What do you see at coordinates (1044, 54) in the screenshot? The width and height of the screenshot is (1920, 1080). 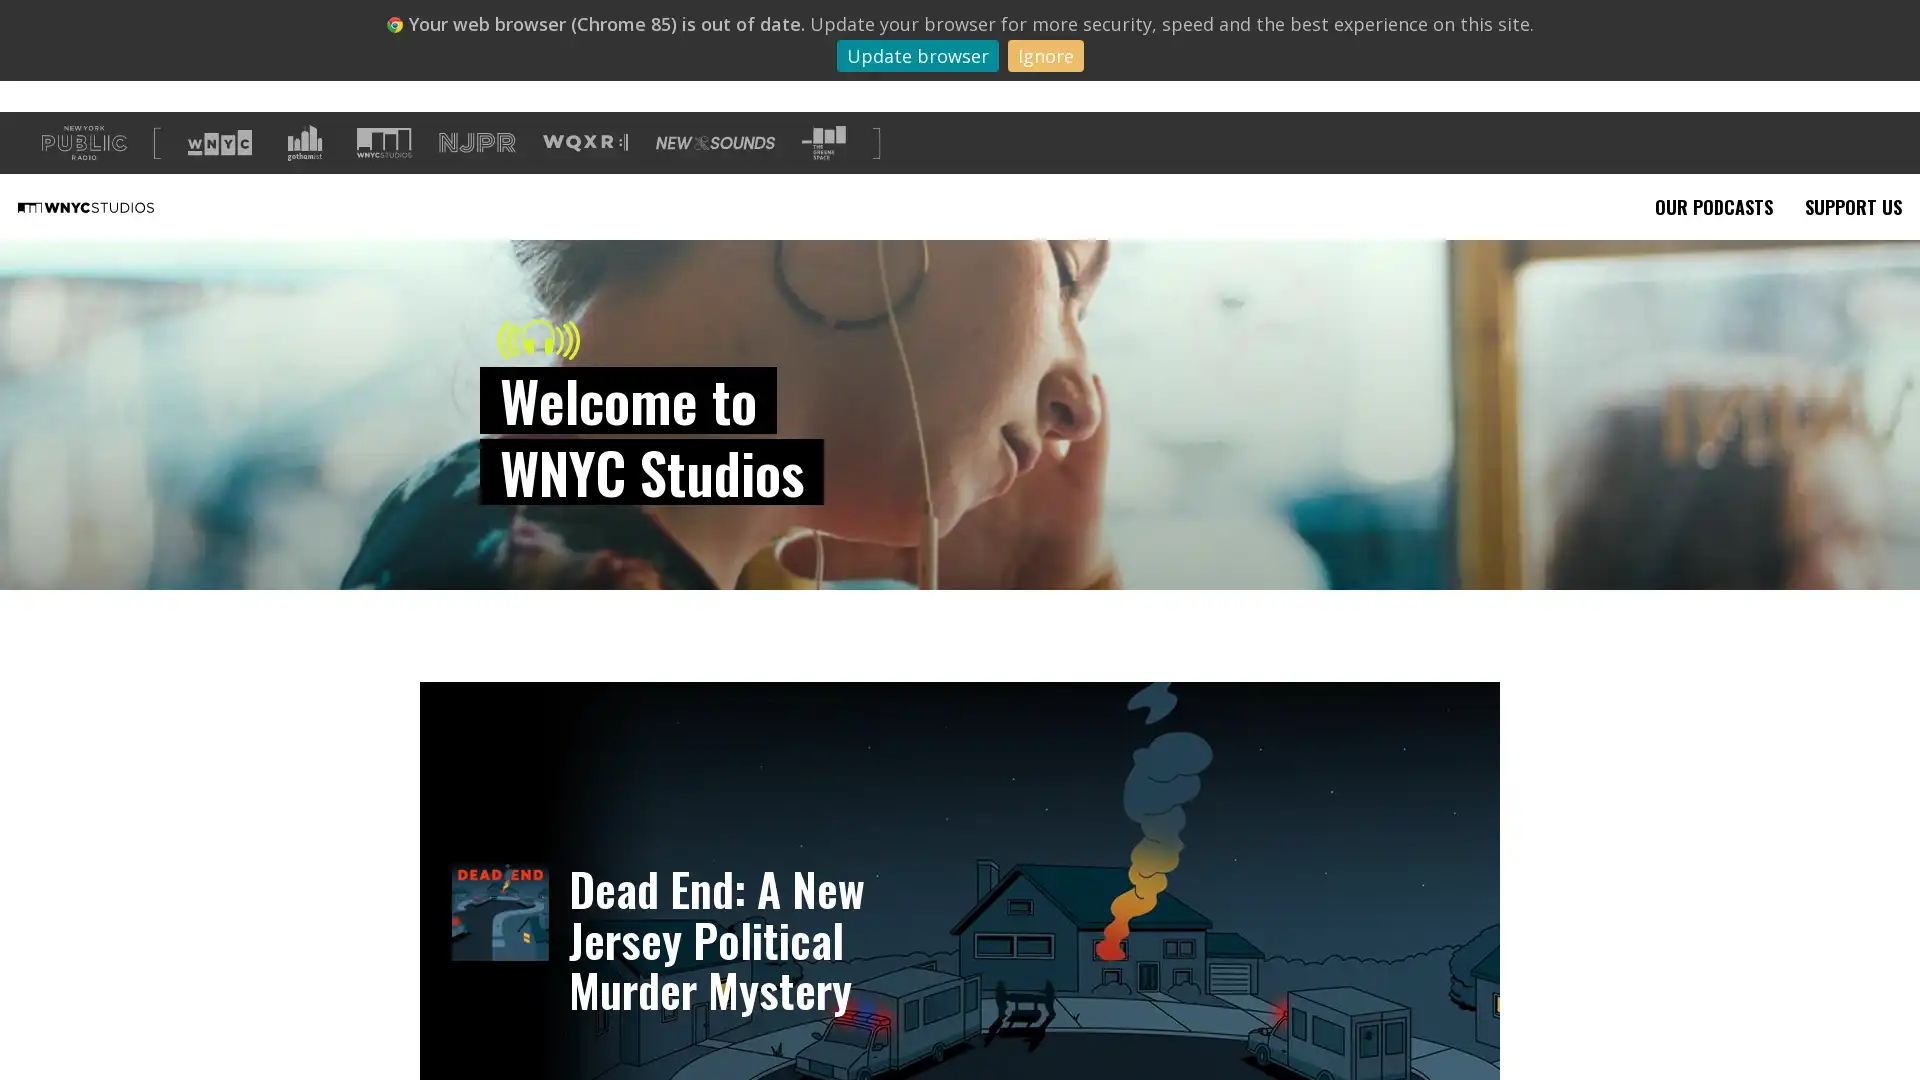 I see `Ignore` at bounding box center [1044, 54].